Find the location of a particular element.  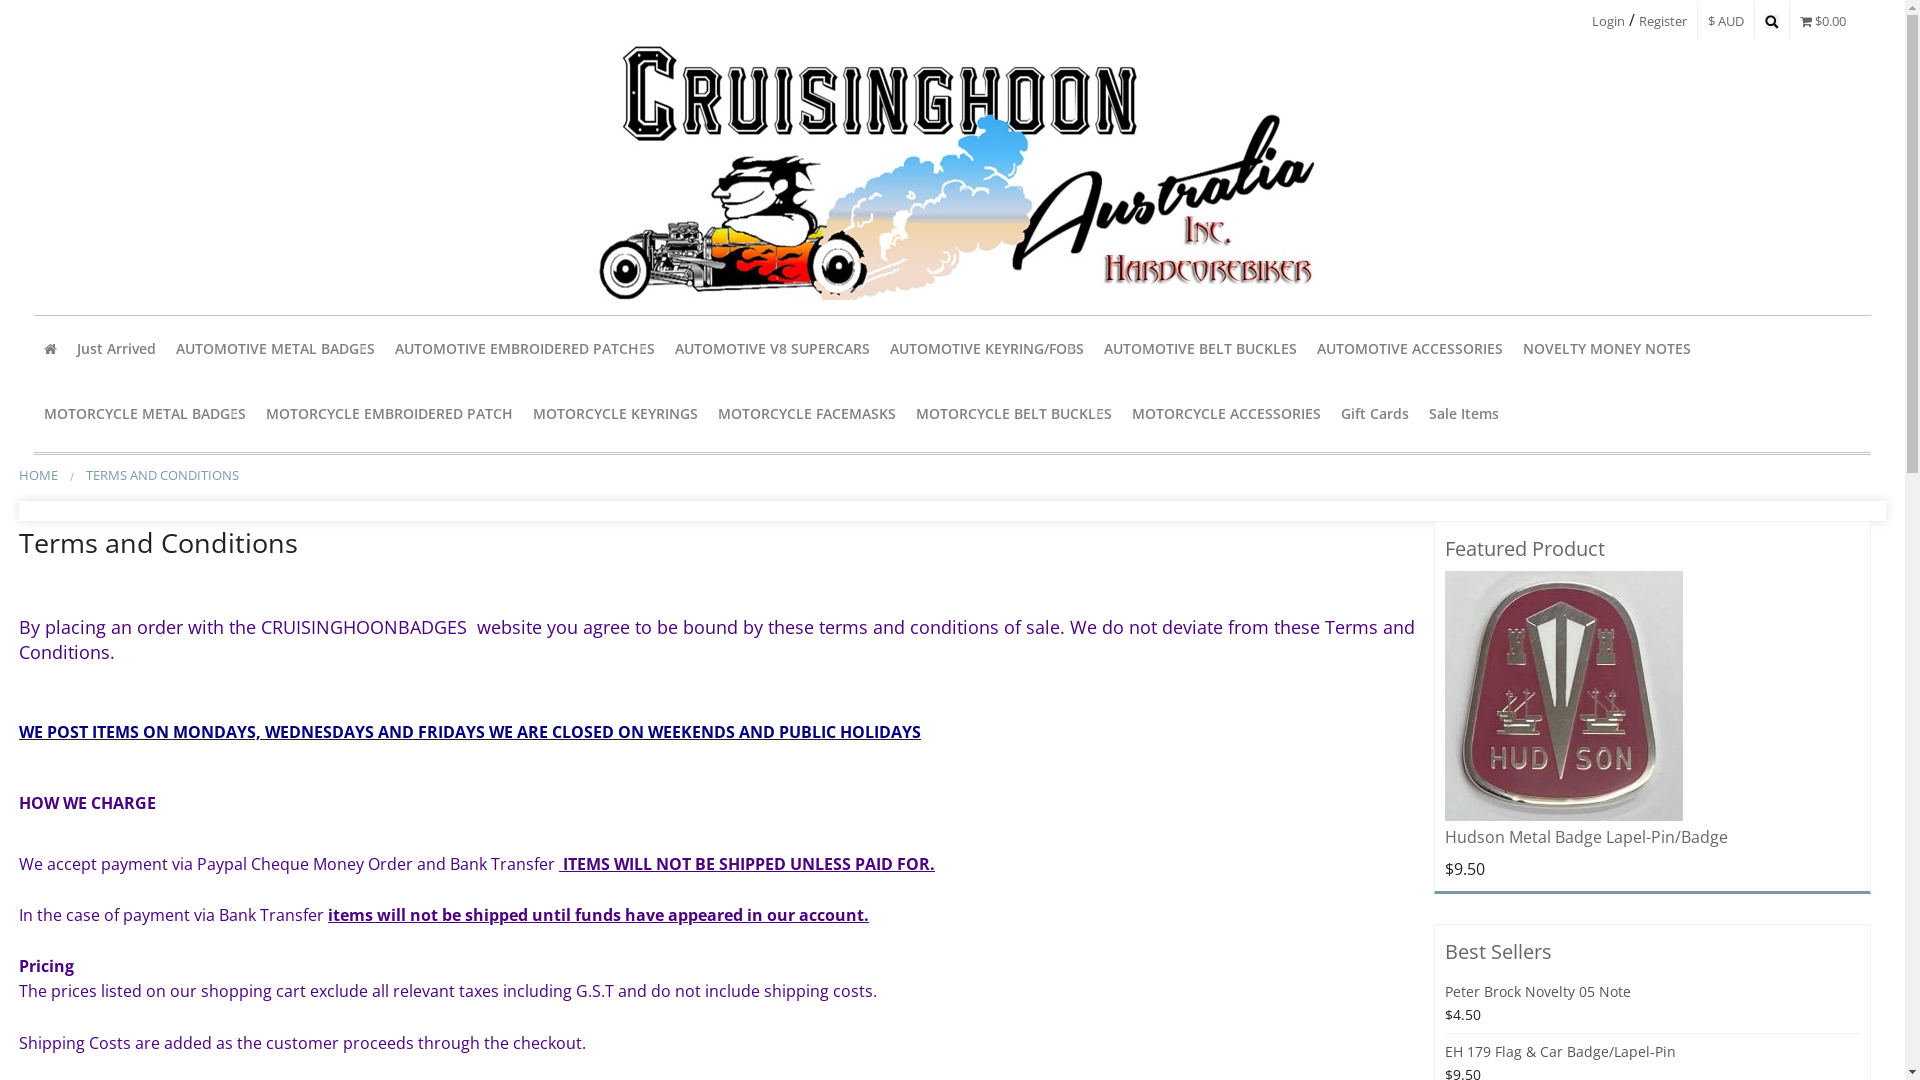

'EH 179 Flag & Car Badge/Lapel-Pin' is located at coordinates (1559, 1050).